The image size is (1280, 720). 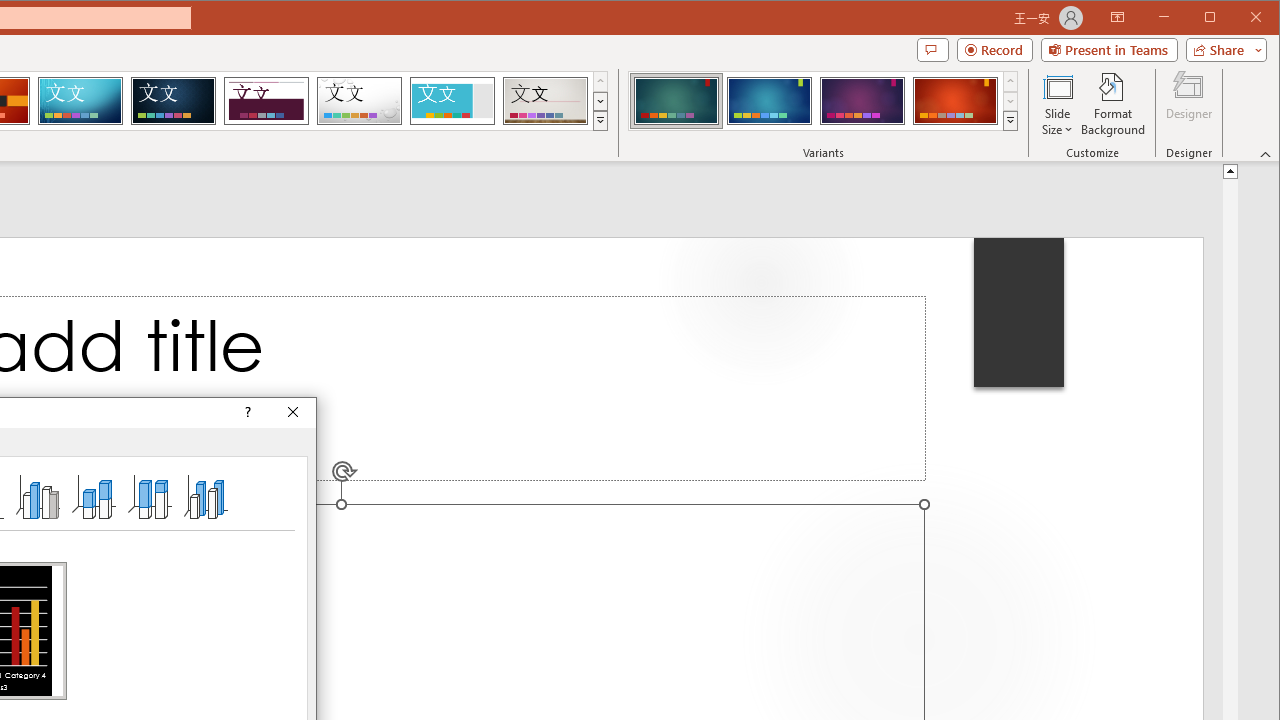 What do you see at coordinates (599, 120) in the screenshot?
I see `'Themes'` at bounding box center [599, 120].